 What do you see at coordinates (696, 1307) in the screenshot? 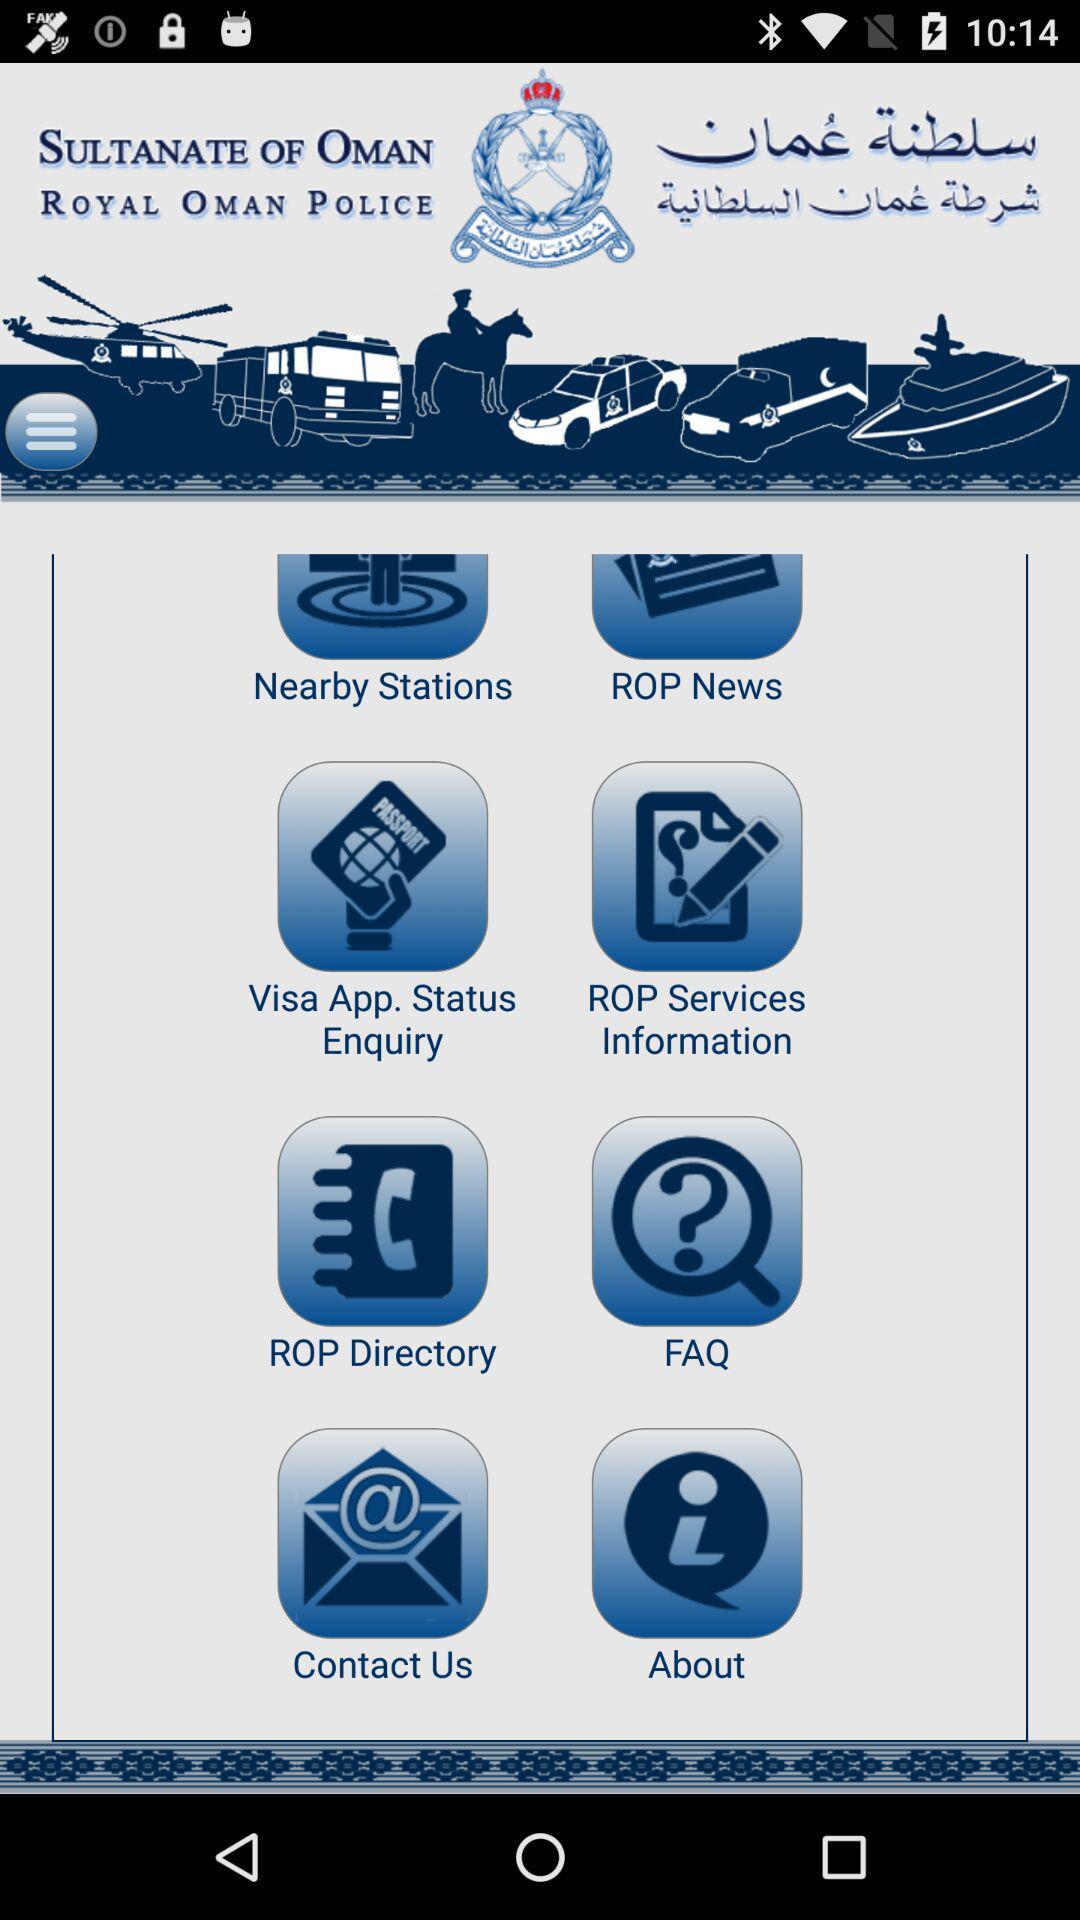
I see `the help icon` at bounding box center [696, 1307].